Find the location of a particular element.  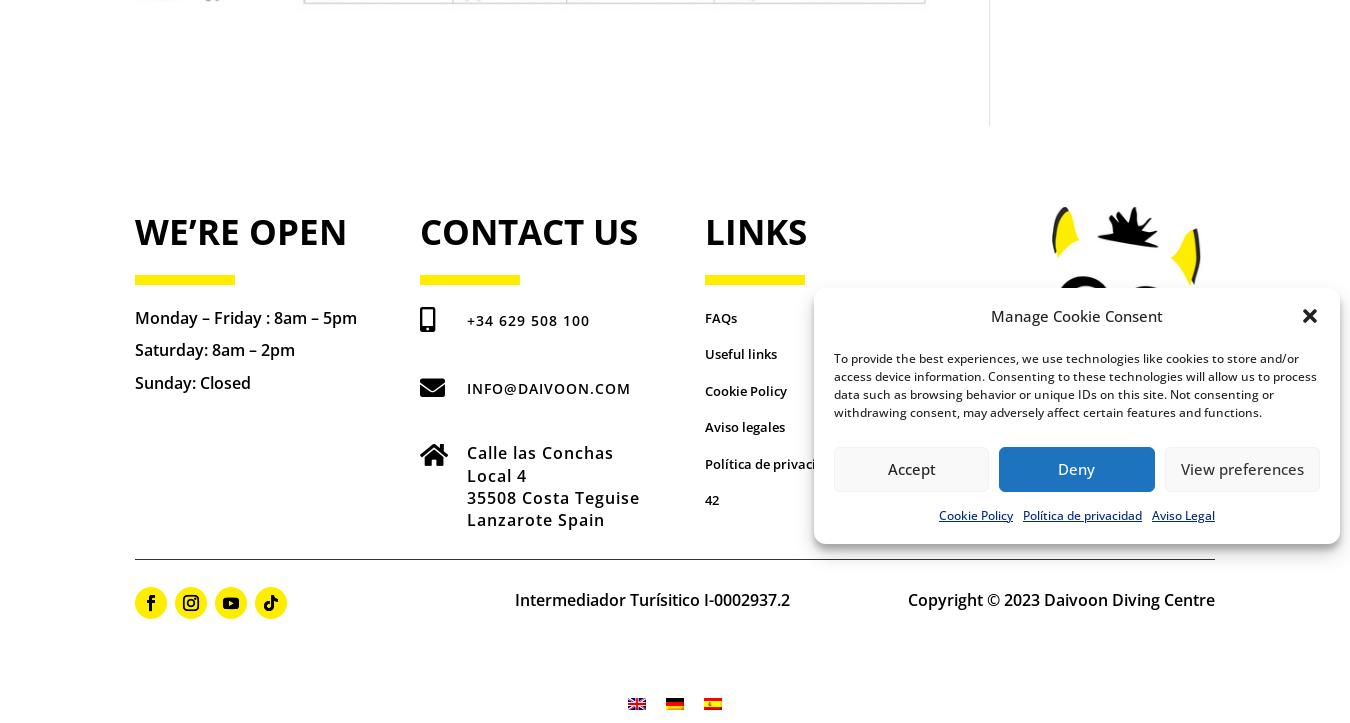

'Sunday: Closed' is located at coordinates (193, 381).